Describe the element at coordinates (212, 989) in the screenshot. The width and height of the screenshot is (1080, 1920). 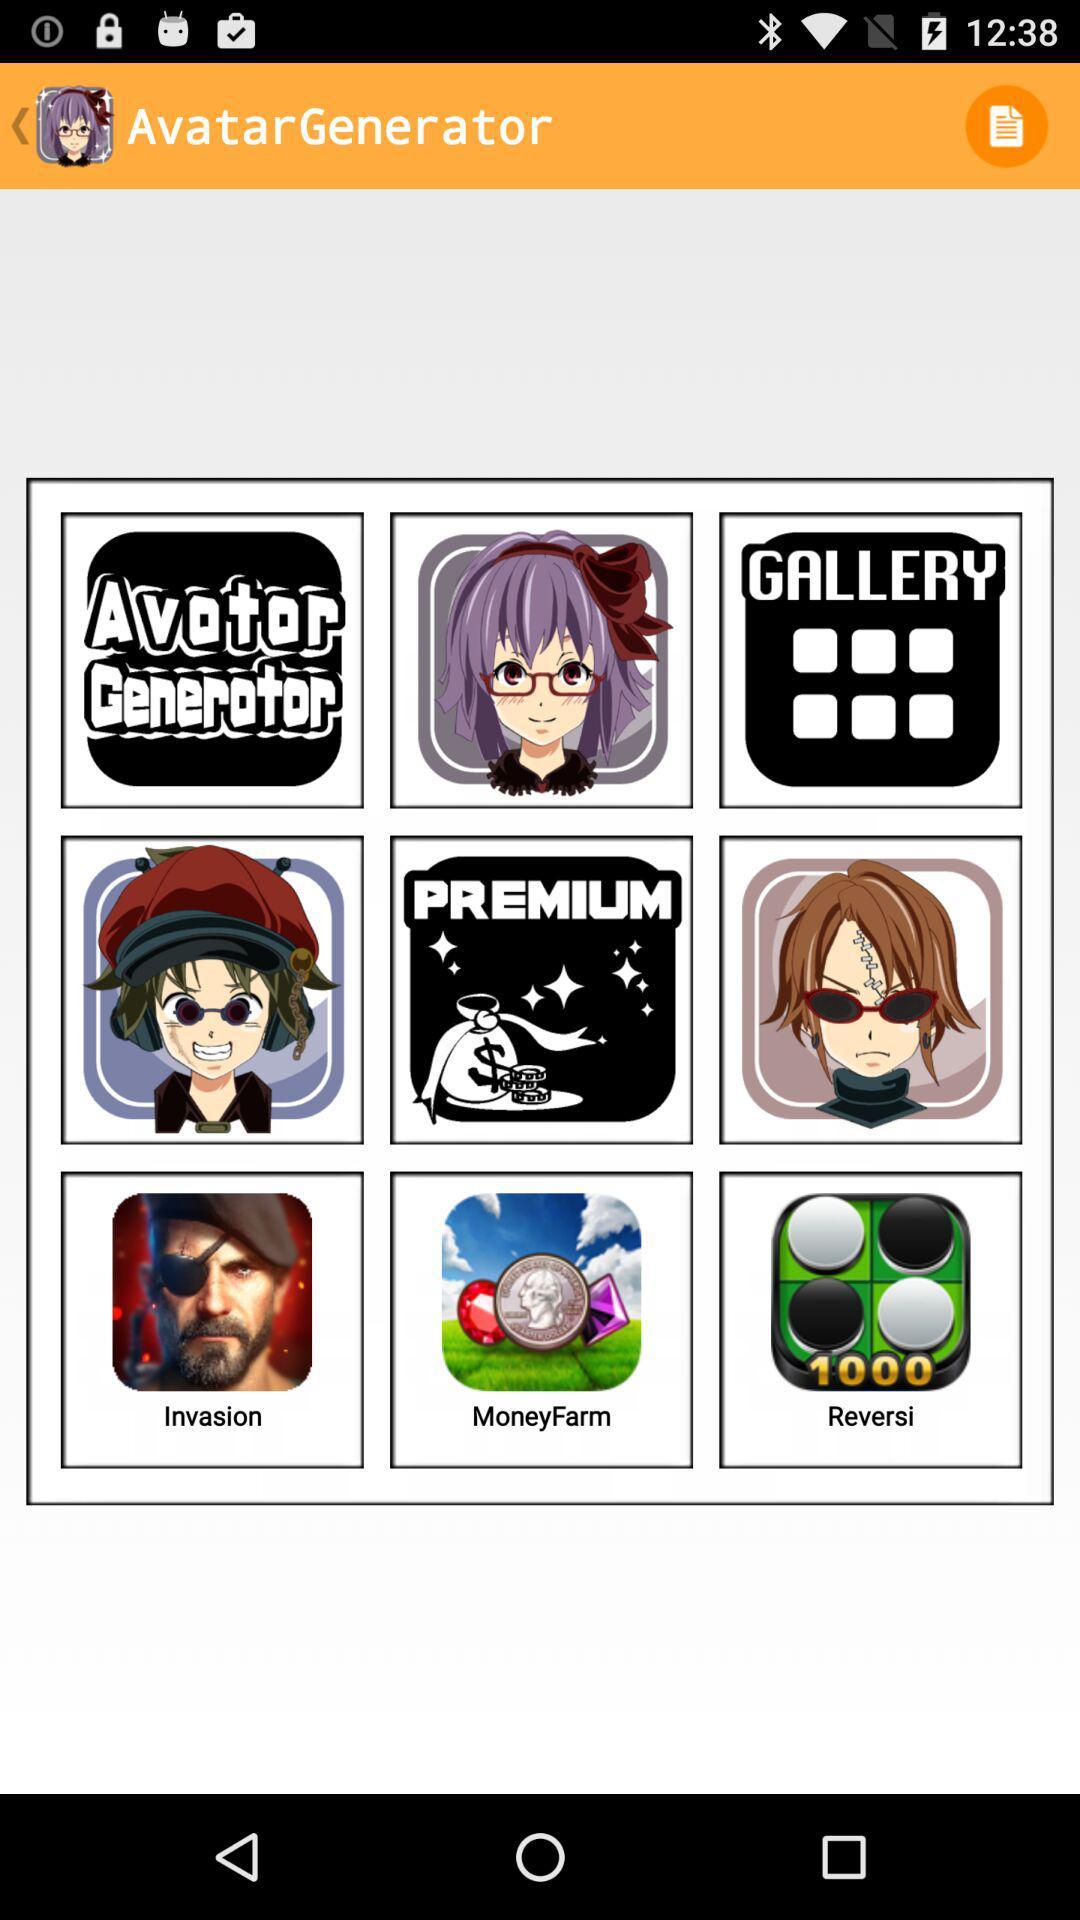
I see `content picture` at that location.